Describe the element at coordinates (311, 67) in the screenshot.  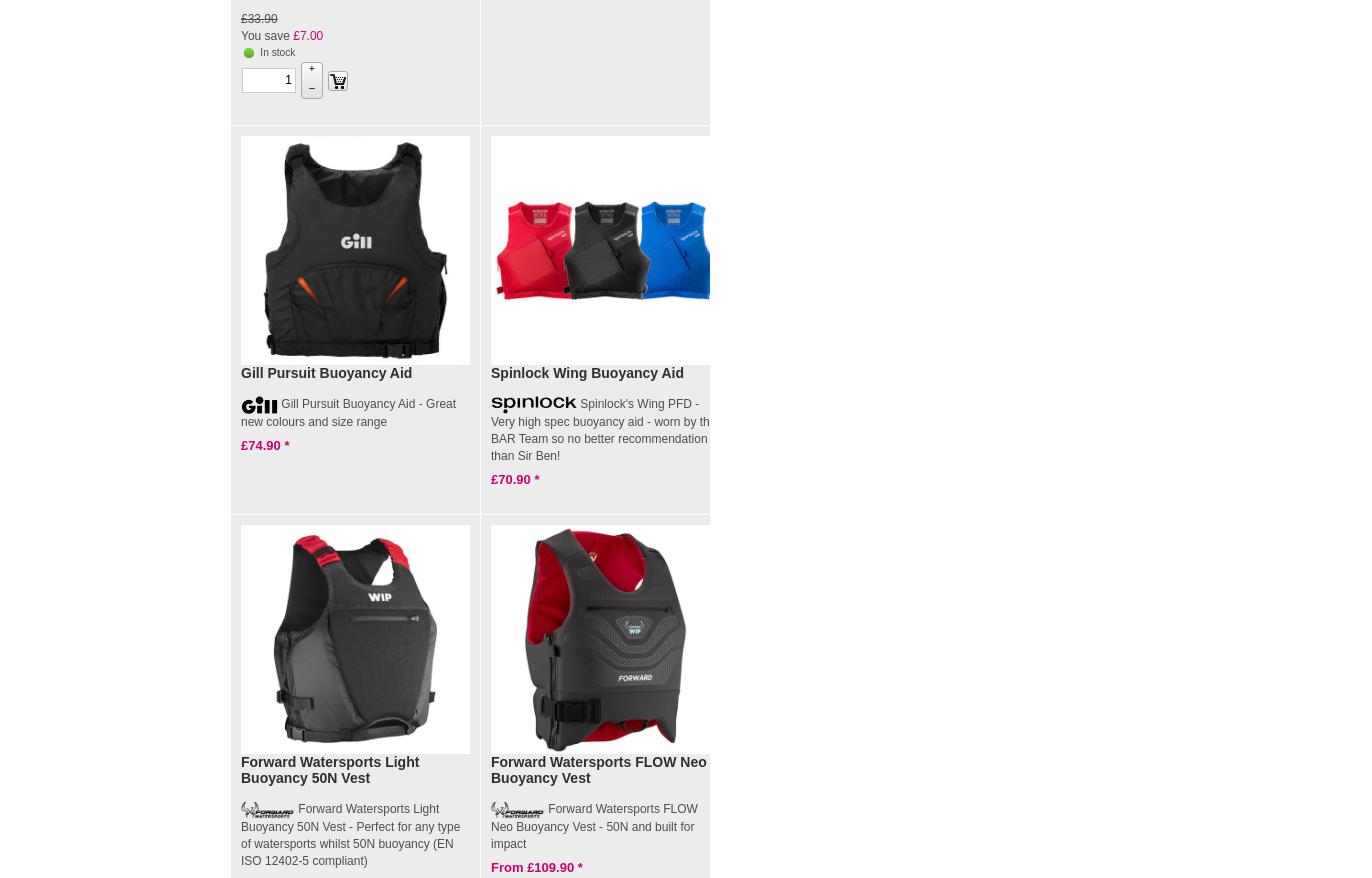
I see `'+'` at that location.